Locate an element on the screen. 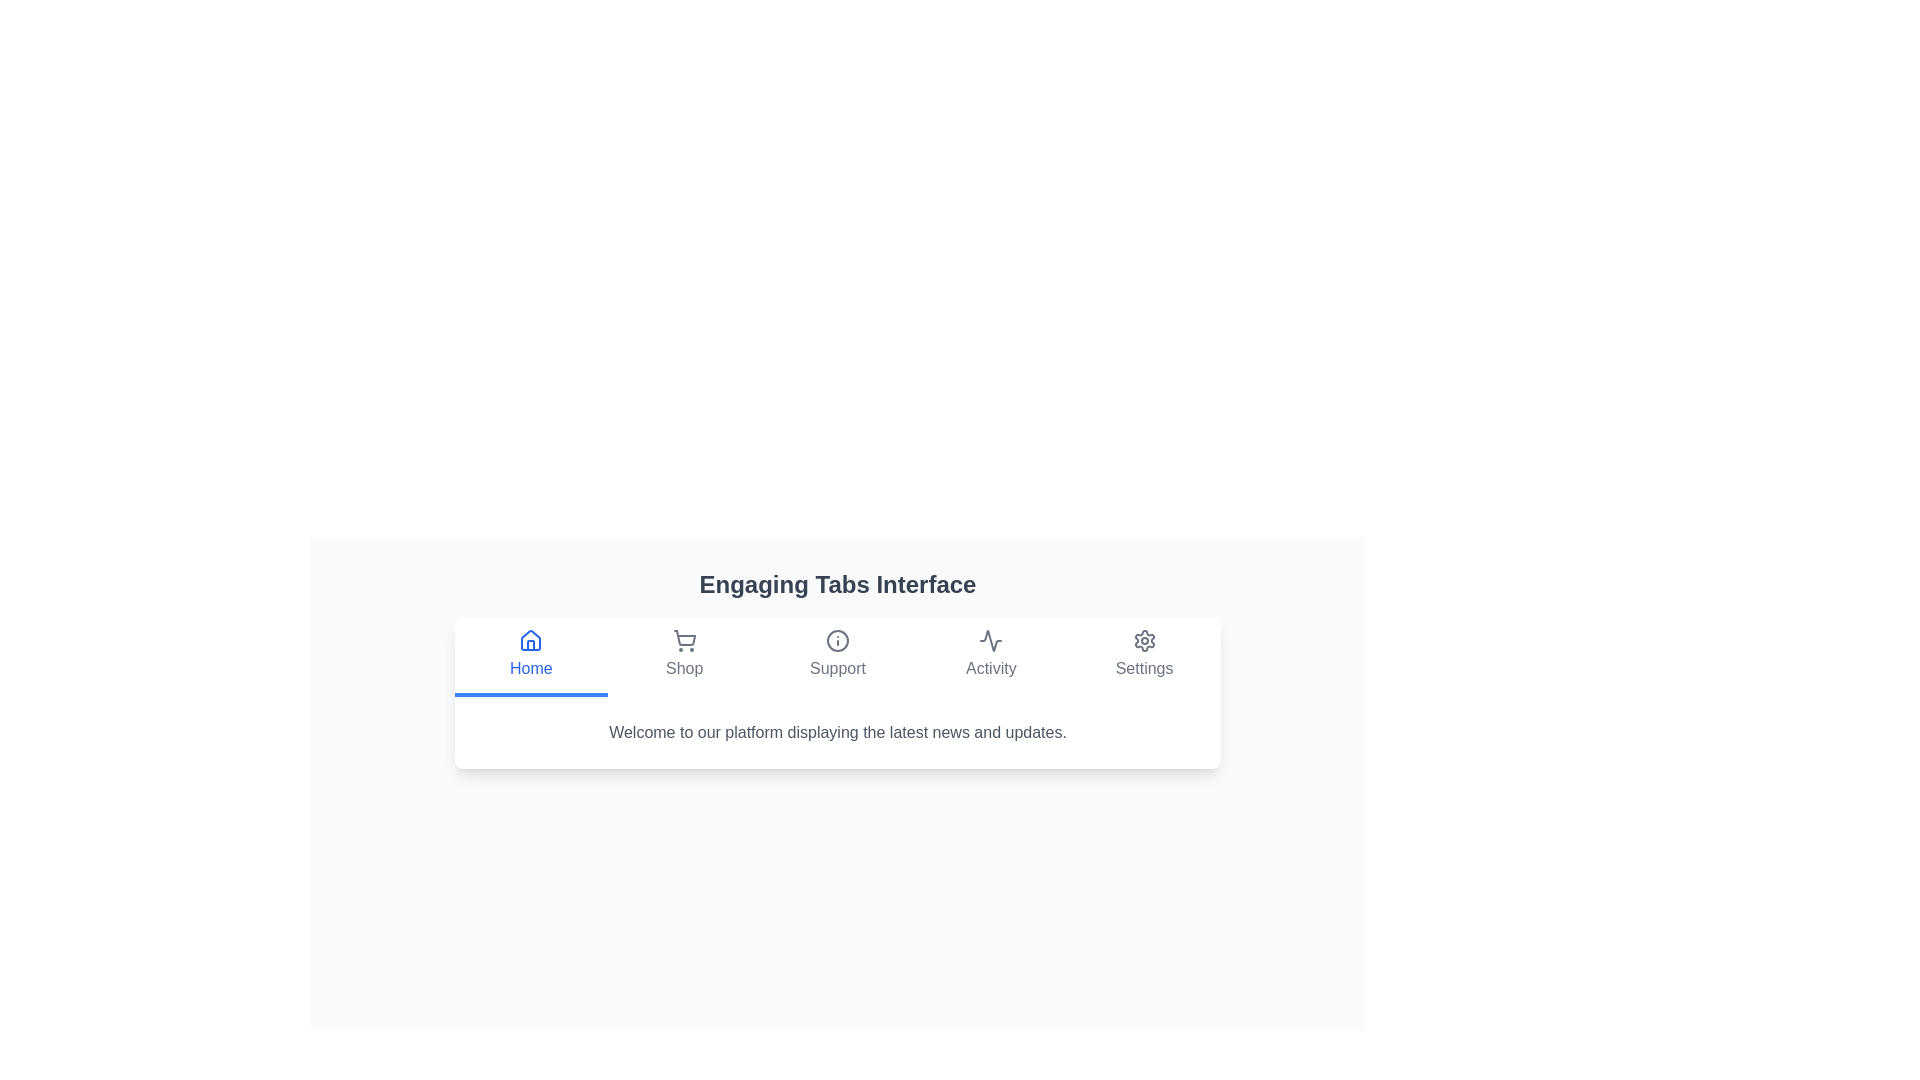 The image size is (1920, 1080). the 'Support' navigation tab, which features an 'i' icon in a circular frame and the label 'Support' beneath it is located at coordinates (838, 655).